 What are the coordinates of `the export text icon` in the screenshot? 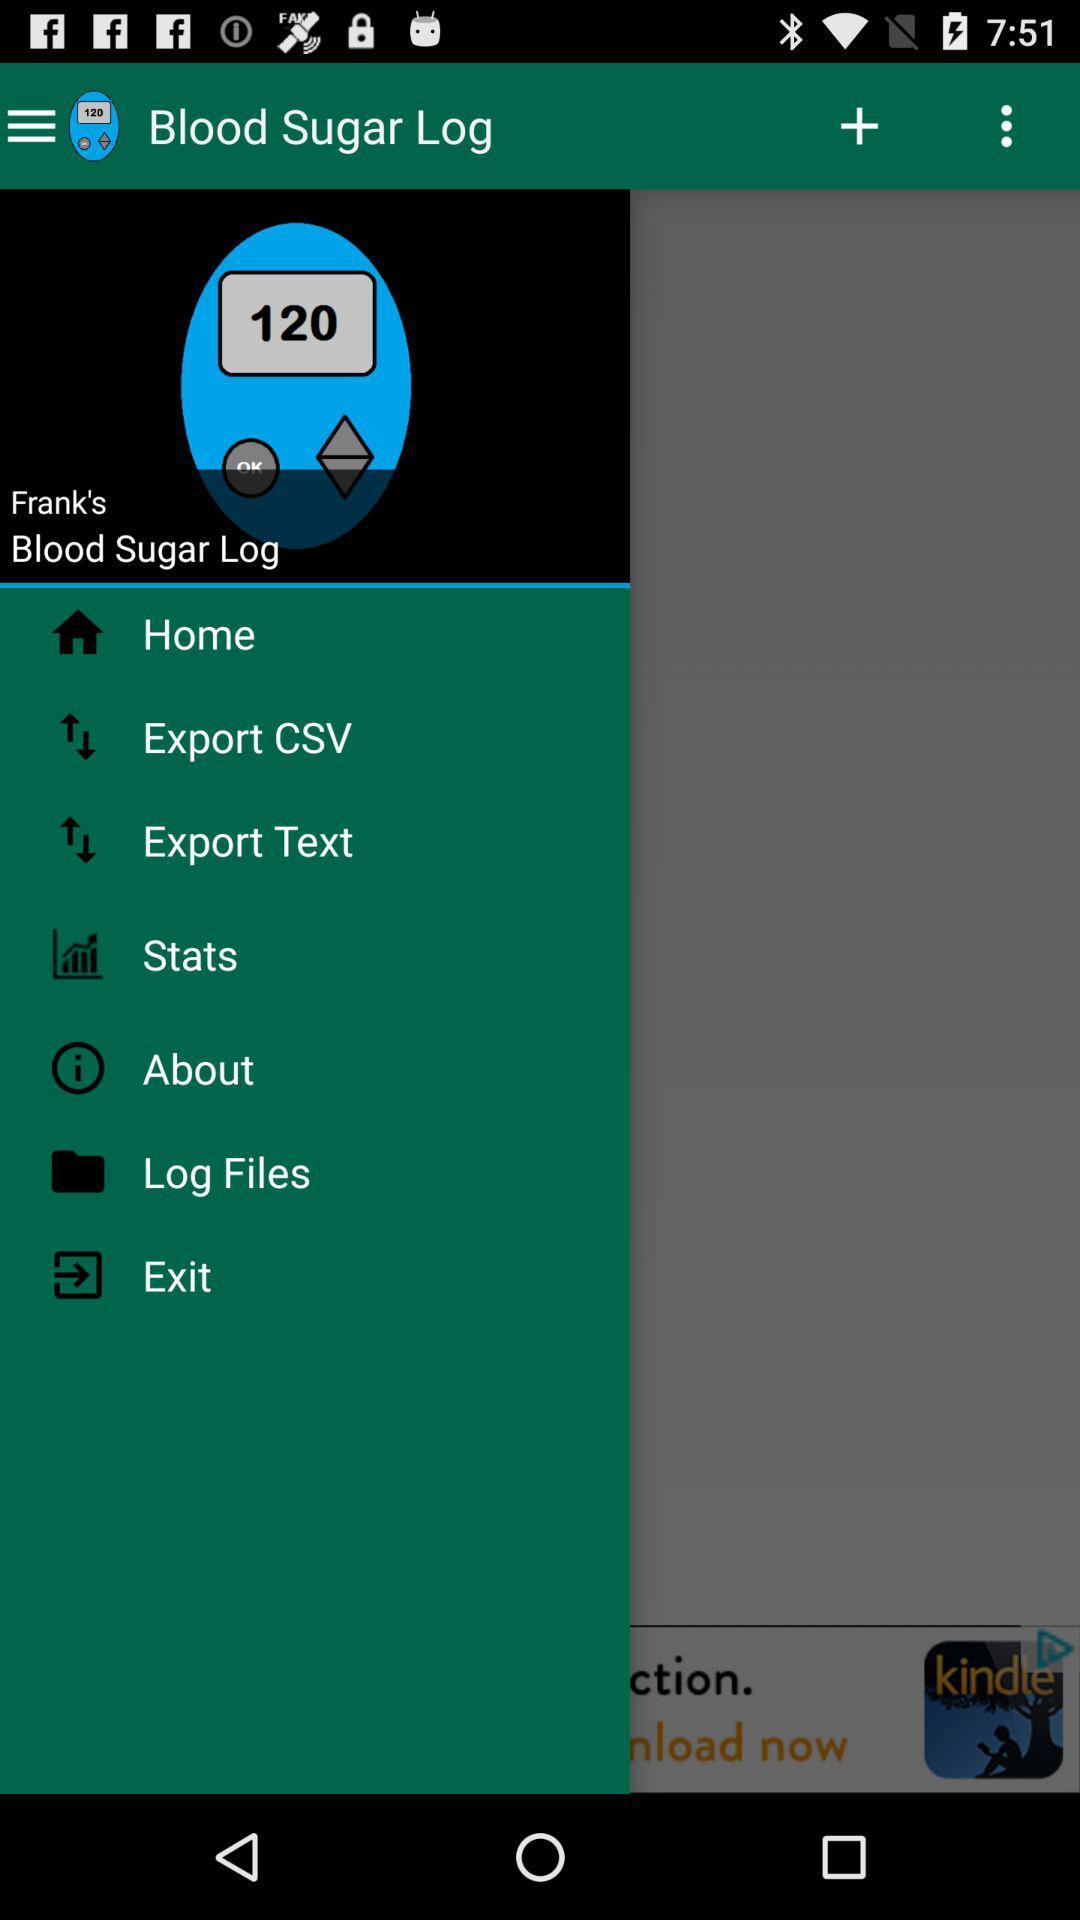 It's located at (300, 840).